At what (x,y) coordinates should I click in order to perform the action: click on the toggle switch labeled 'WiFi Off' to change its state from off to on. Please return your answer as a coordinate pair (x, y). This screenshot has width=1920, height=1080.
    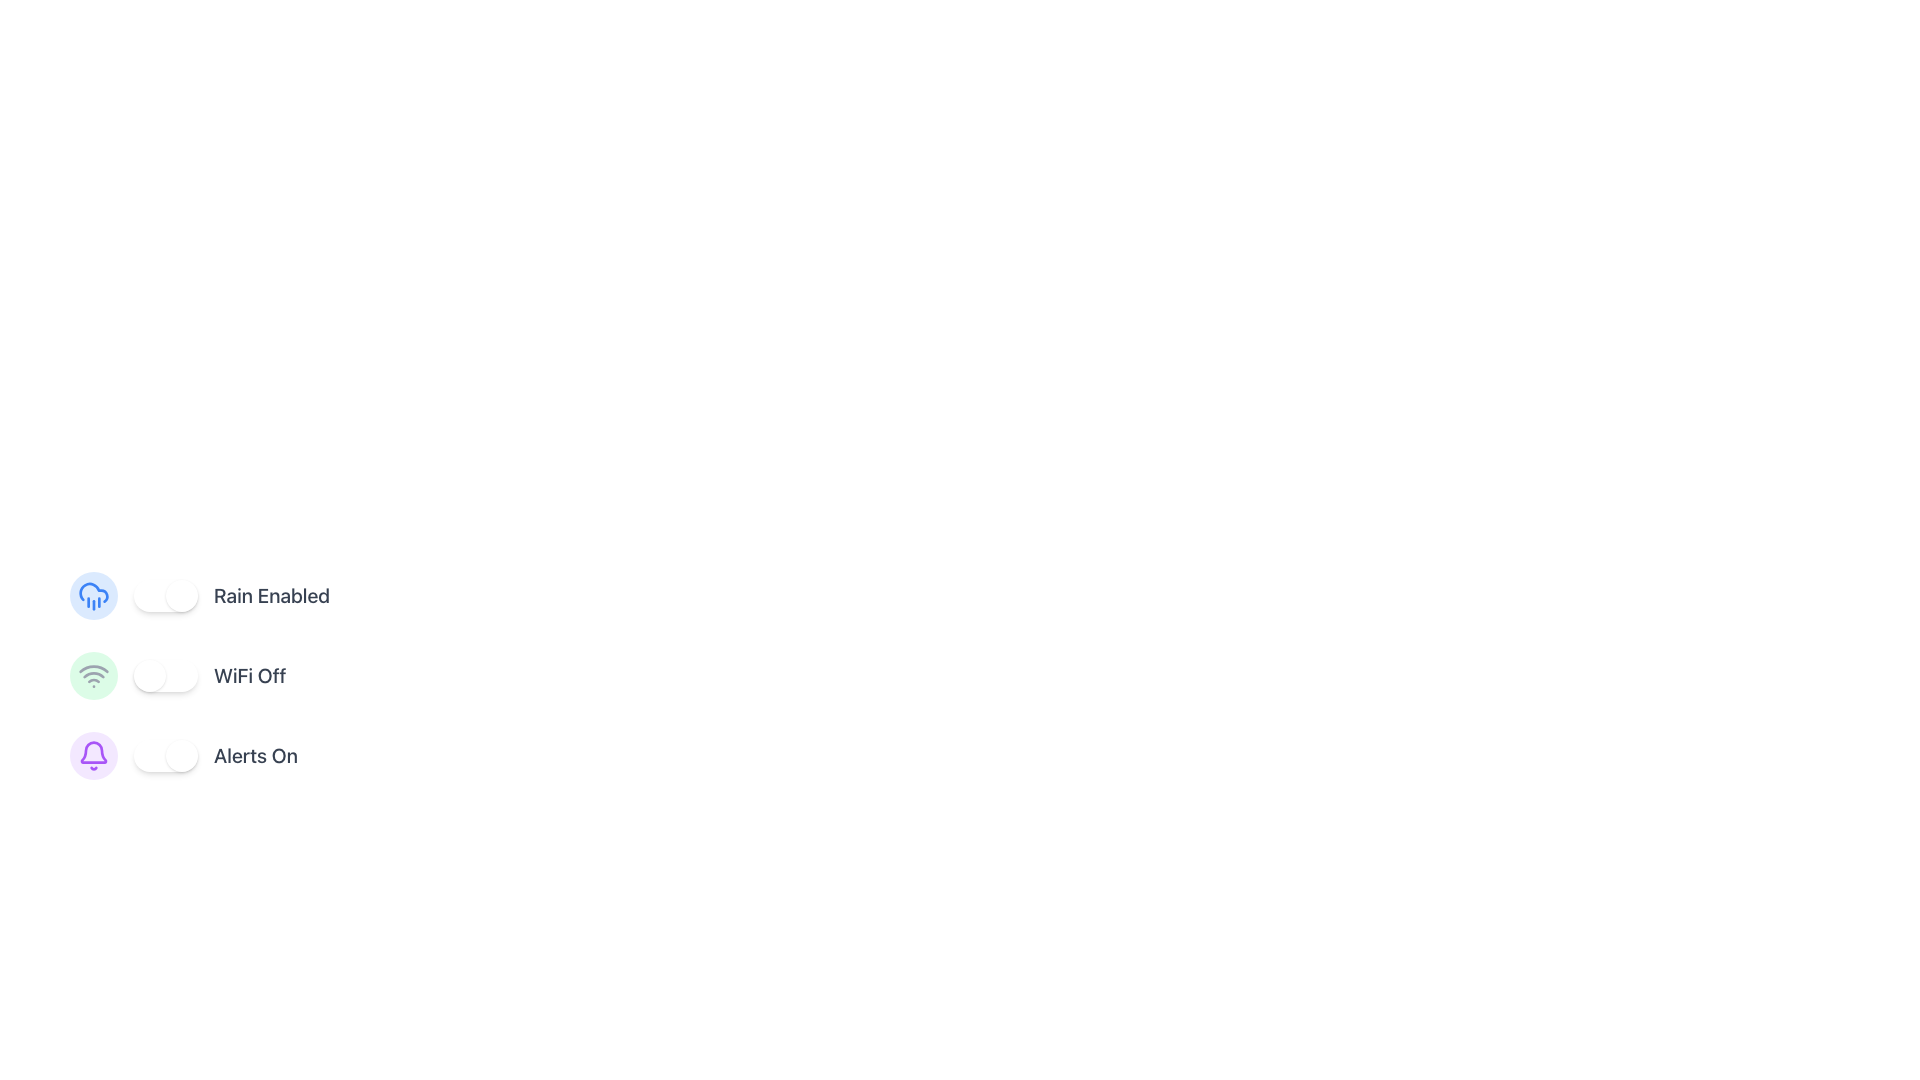
    Looking at the image, I should click on (178, 675).